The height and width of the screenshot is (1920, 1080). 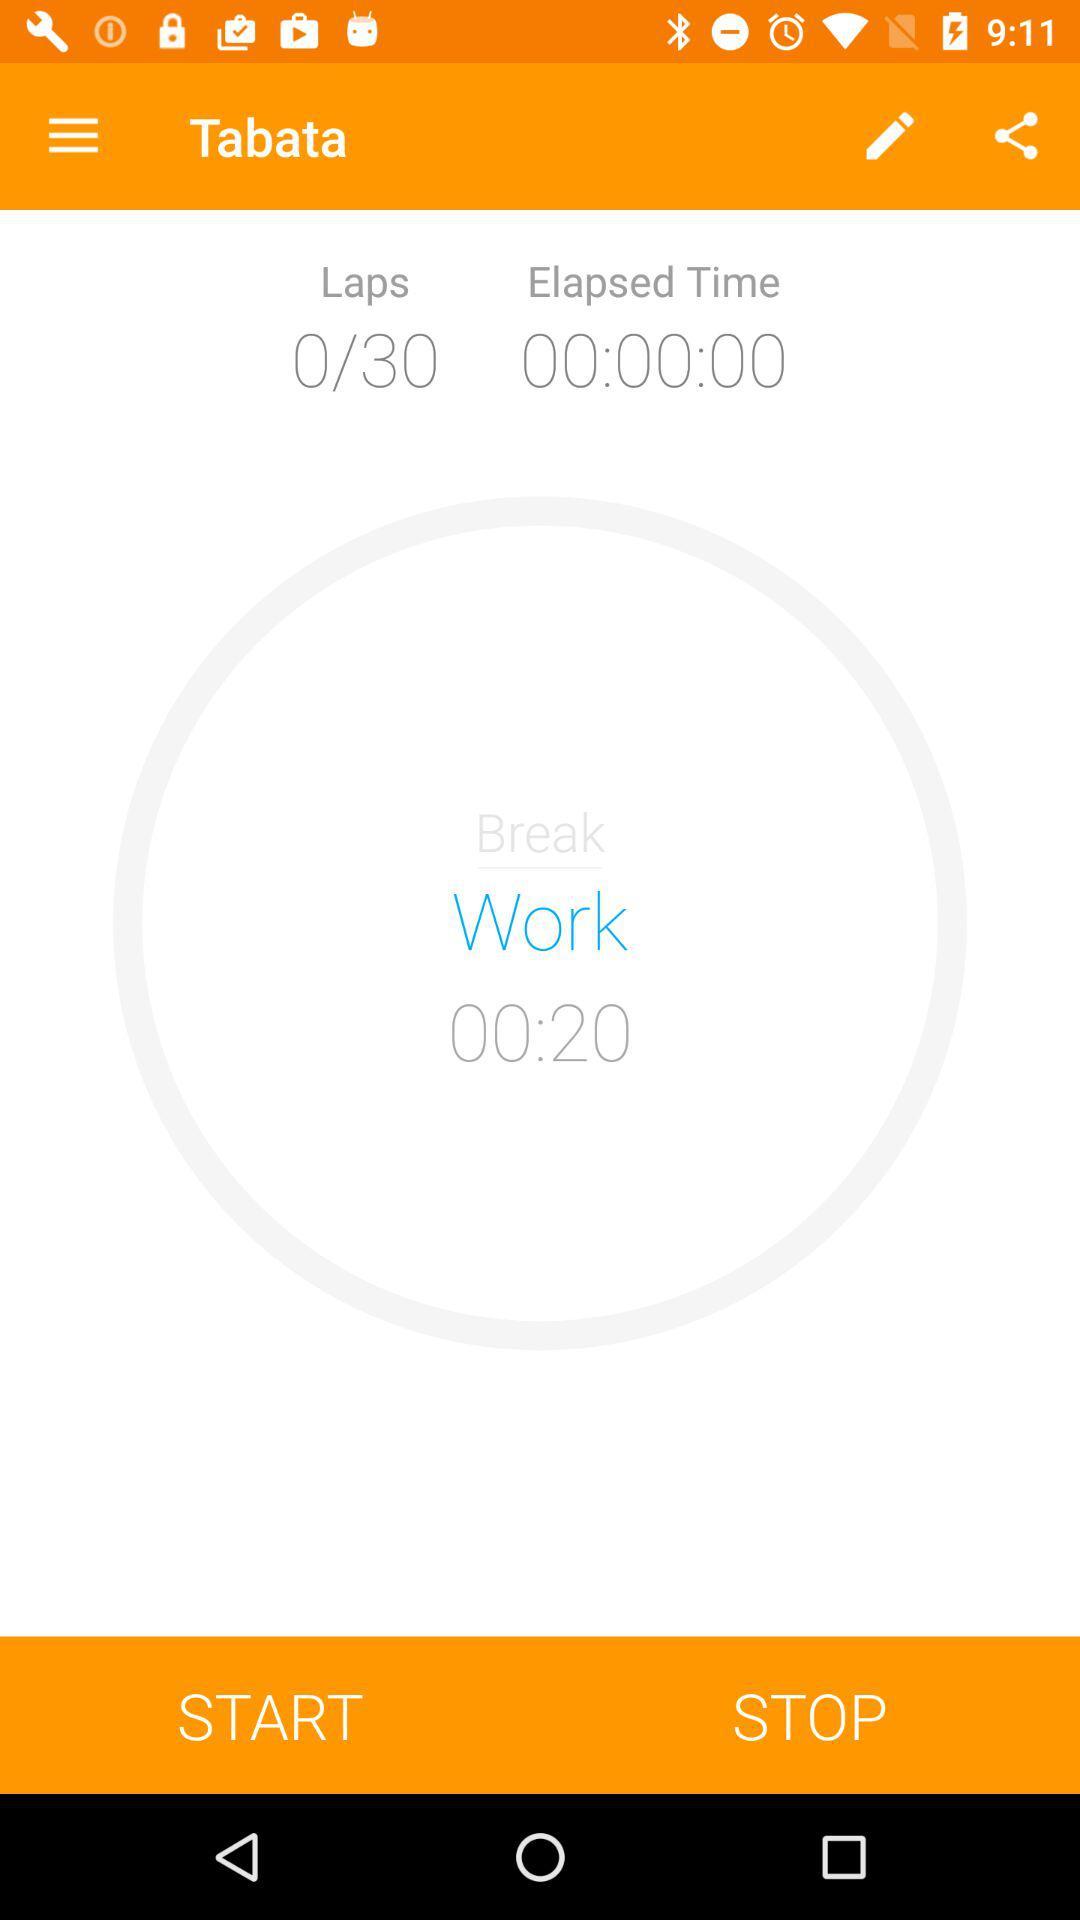 What do you see at coordinates (810, 1714) in the screenshot?
I see `stop` at bounding box center [810, 1714].